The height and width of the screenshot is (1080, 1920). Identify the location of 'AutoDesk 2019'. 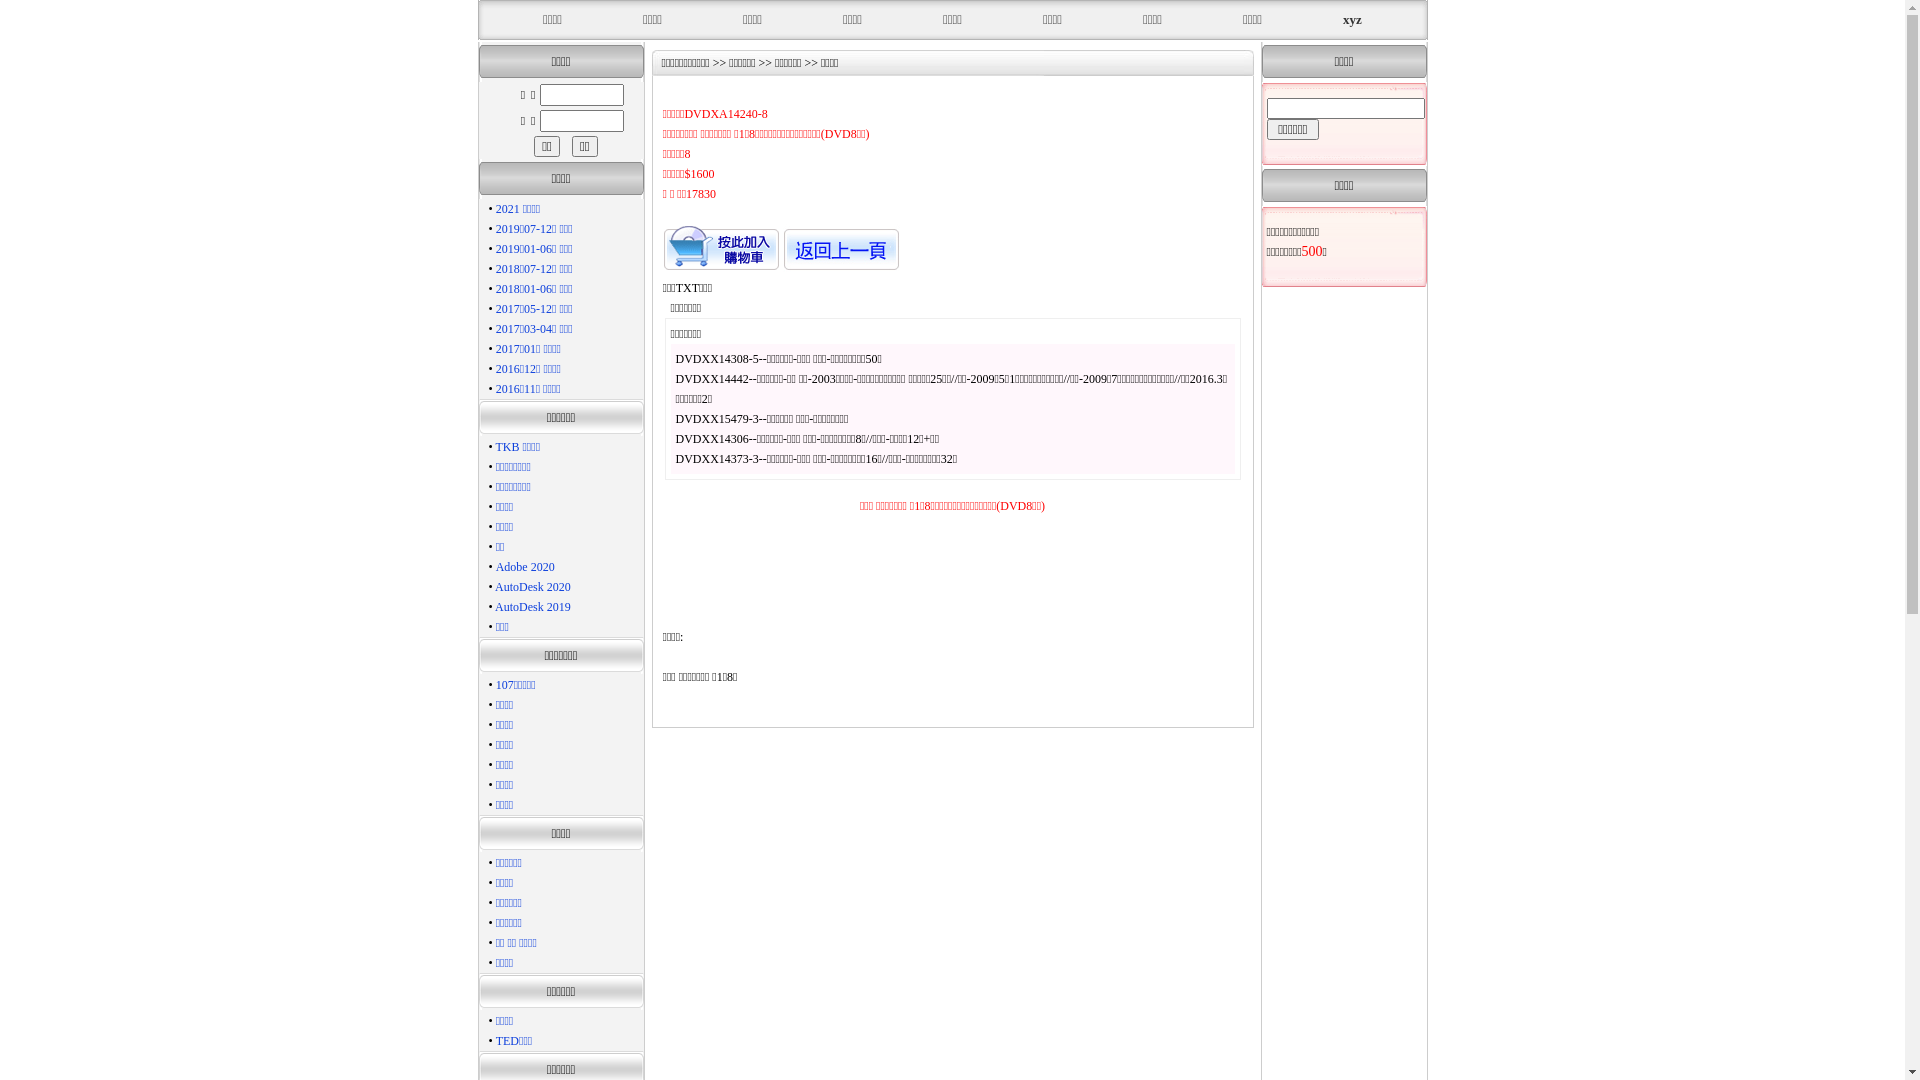
(532, 605).